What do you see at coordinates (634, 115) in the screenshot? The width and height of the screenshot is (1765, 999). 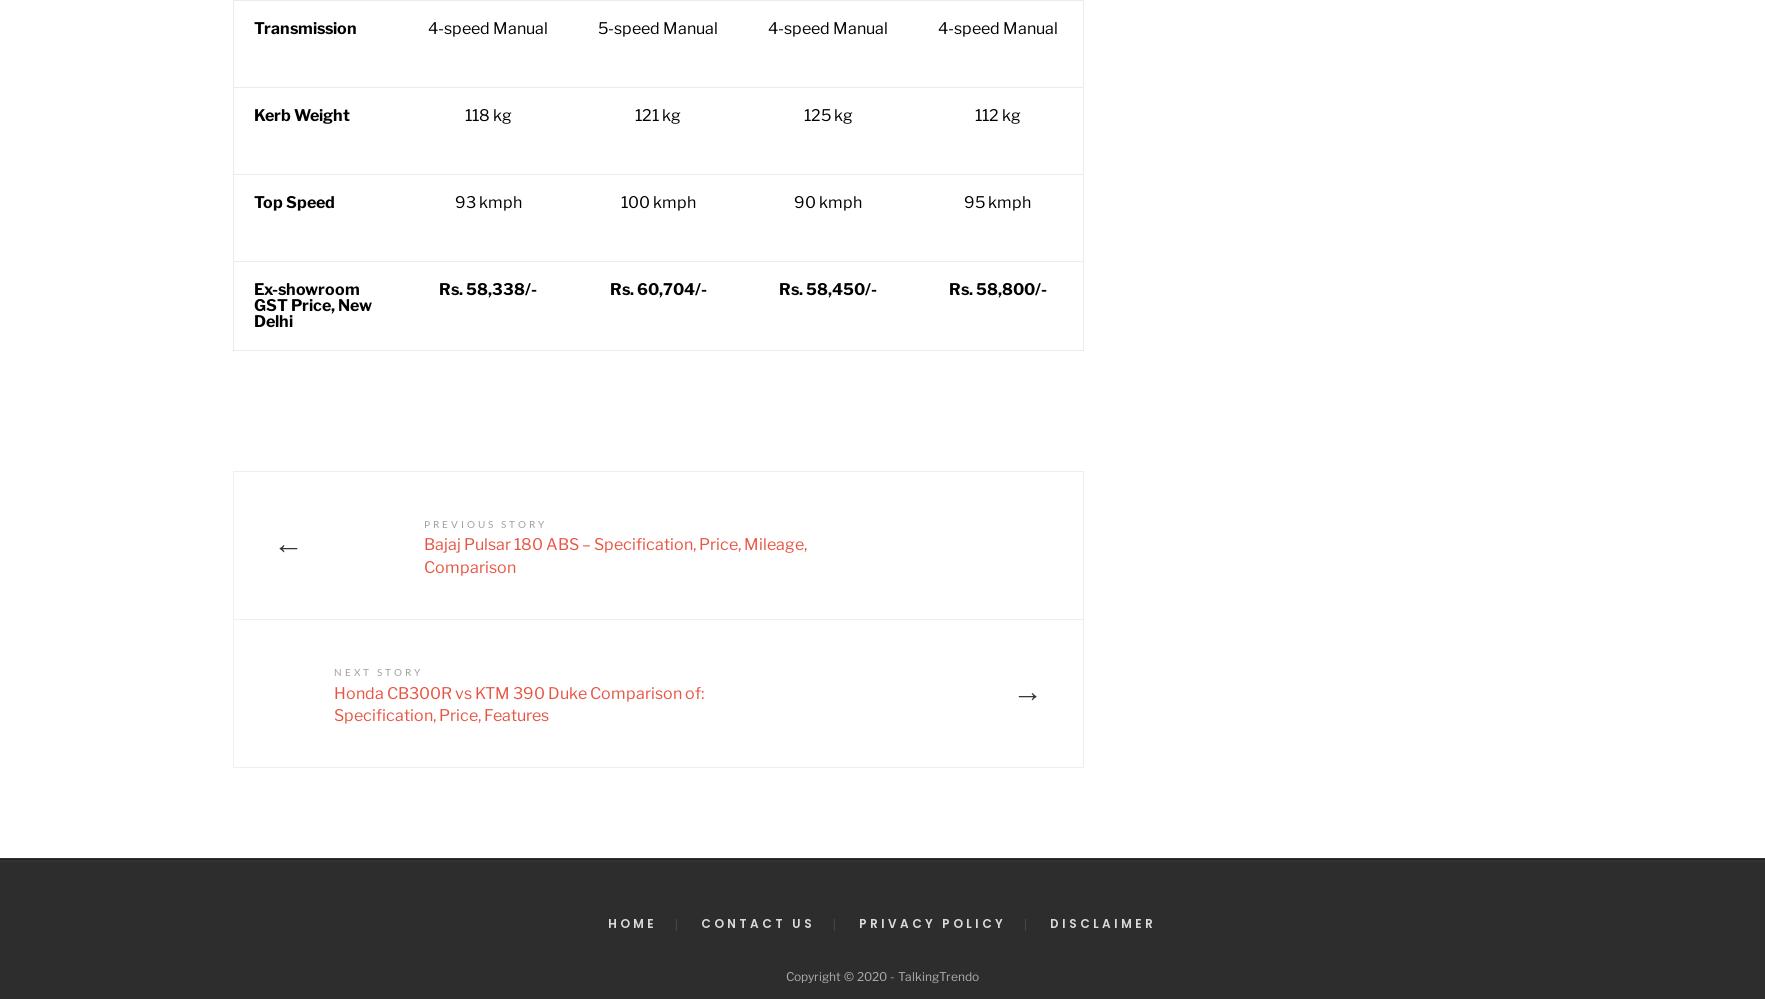 I see `'121 kg'` at bounding box center [634, 115].